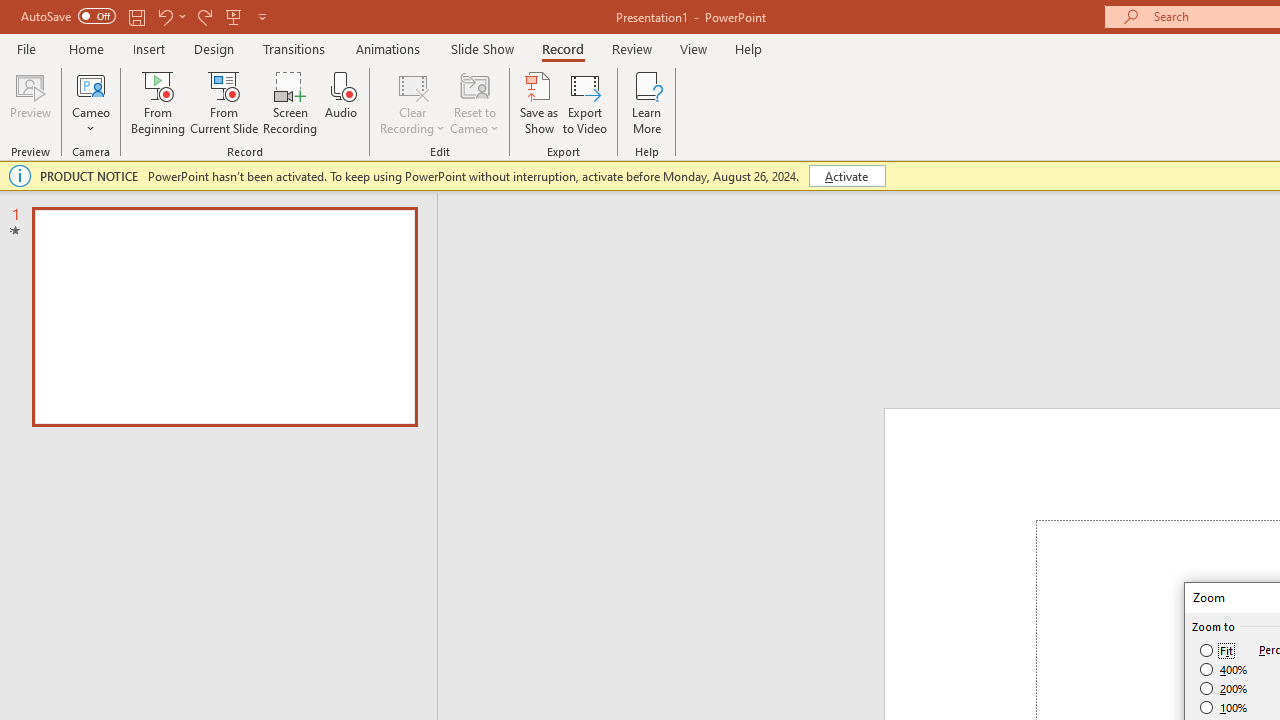 This screenshot has height=720, width=1280. Describe the element at coordinates (847, 175) in the screenshot. I see `'Activate'` at that location.